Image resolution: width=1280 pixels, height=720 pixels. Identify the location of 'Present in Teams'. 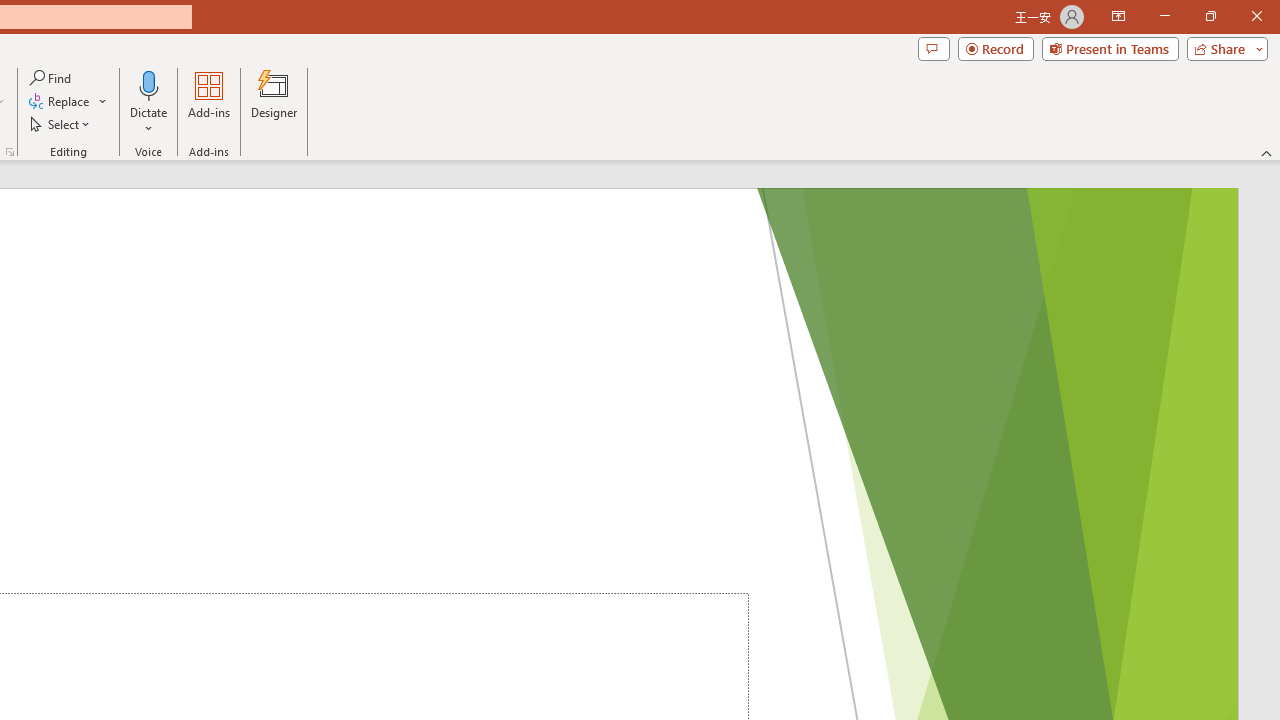
(1109, 47).